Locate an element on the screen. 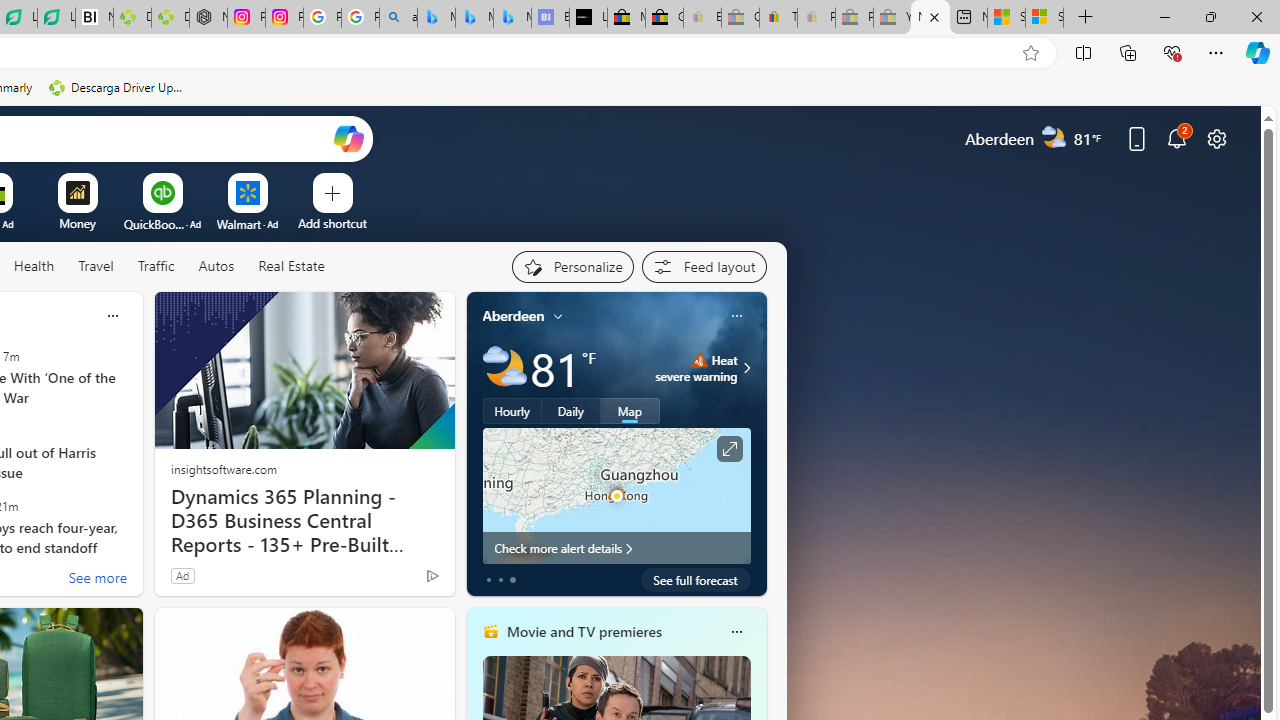 This screenshot has width=1280, height=720. 'Class: weather-arrow-glyph' is located at coordinates (745, 367).